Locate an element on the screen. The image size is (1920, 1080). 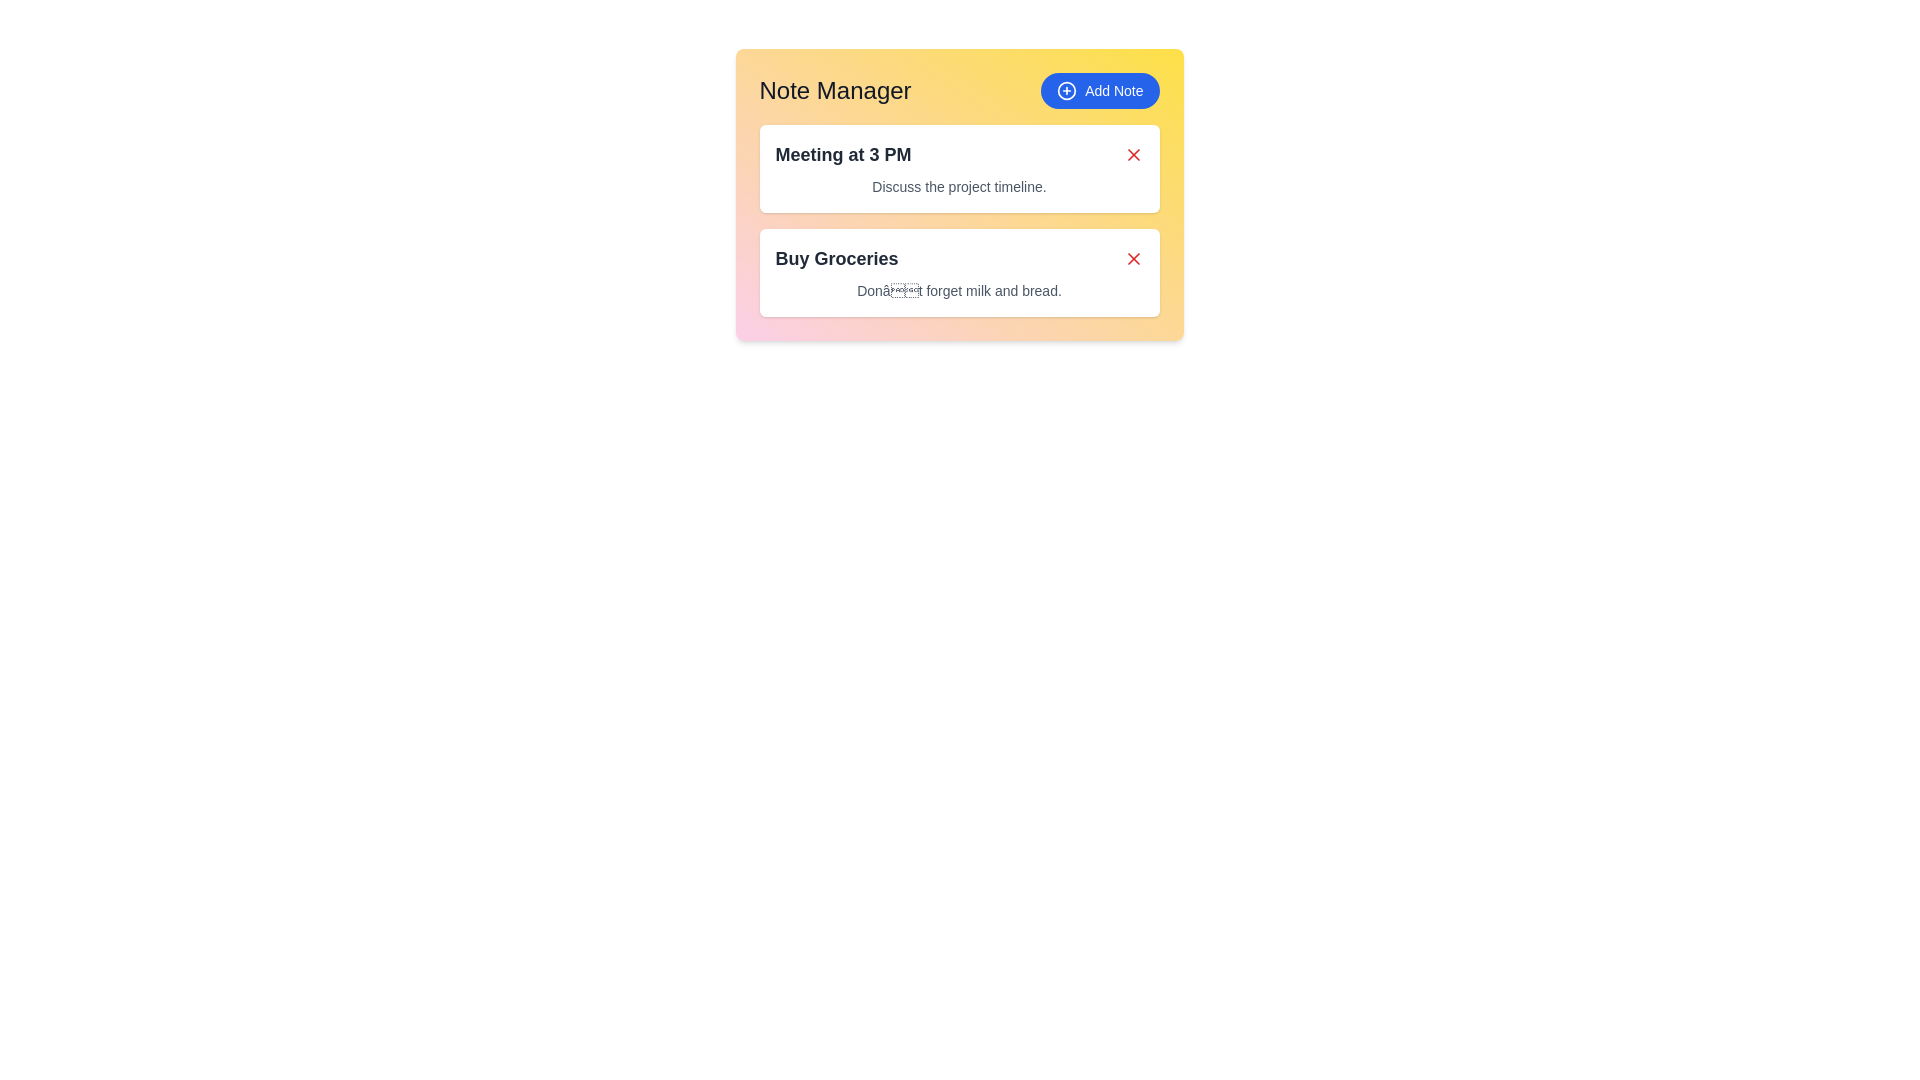
the note title 'Meeting at 3 PM' is located at coordinates (843, 153).